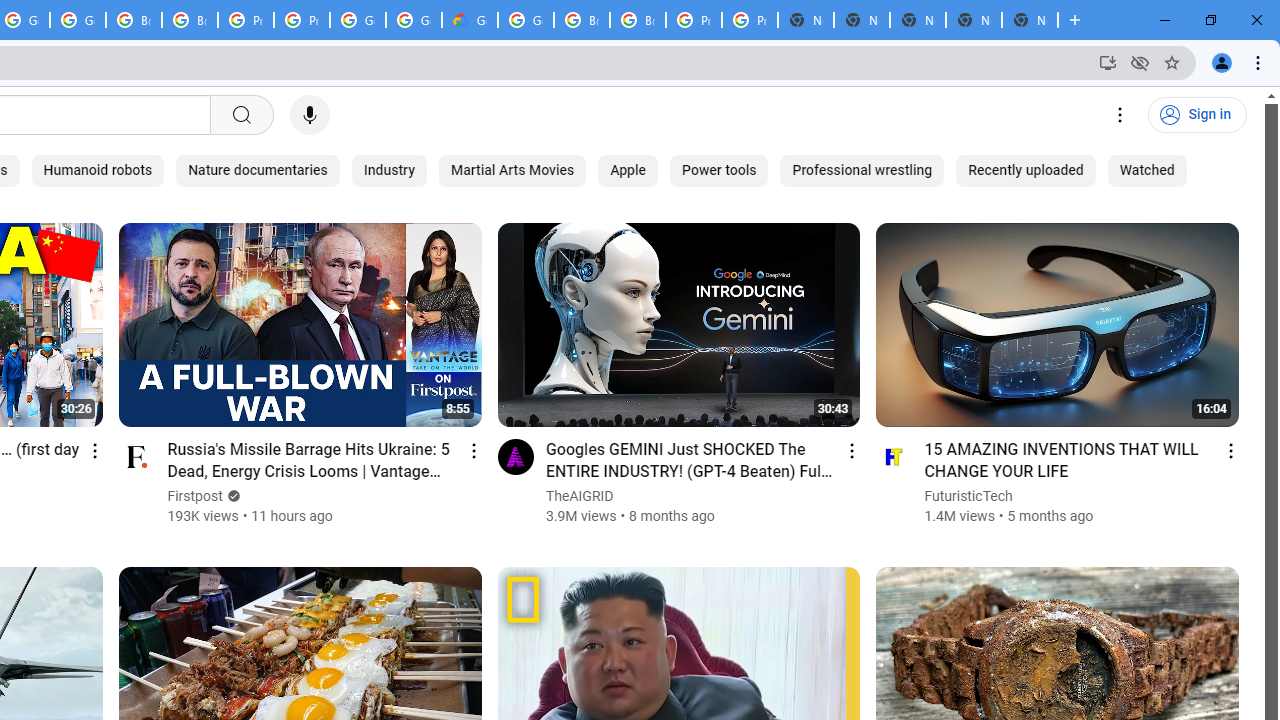  I want to click on 'Recently uploaded', so click(1025, 170).